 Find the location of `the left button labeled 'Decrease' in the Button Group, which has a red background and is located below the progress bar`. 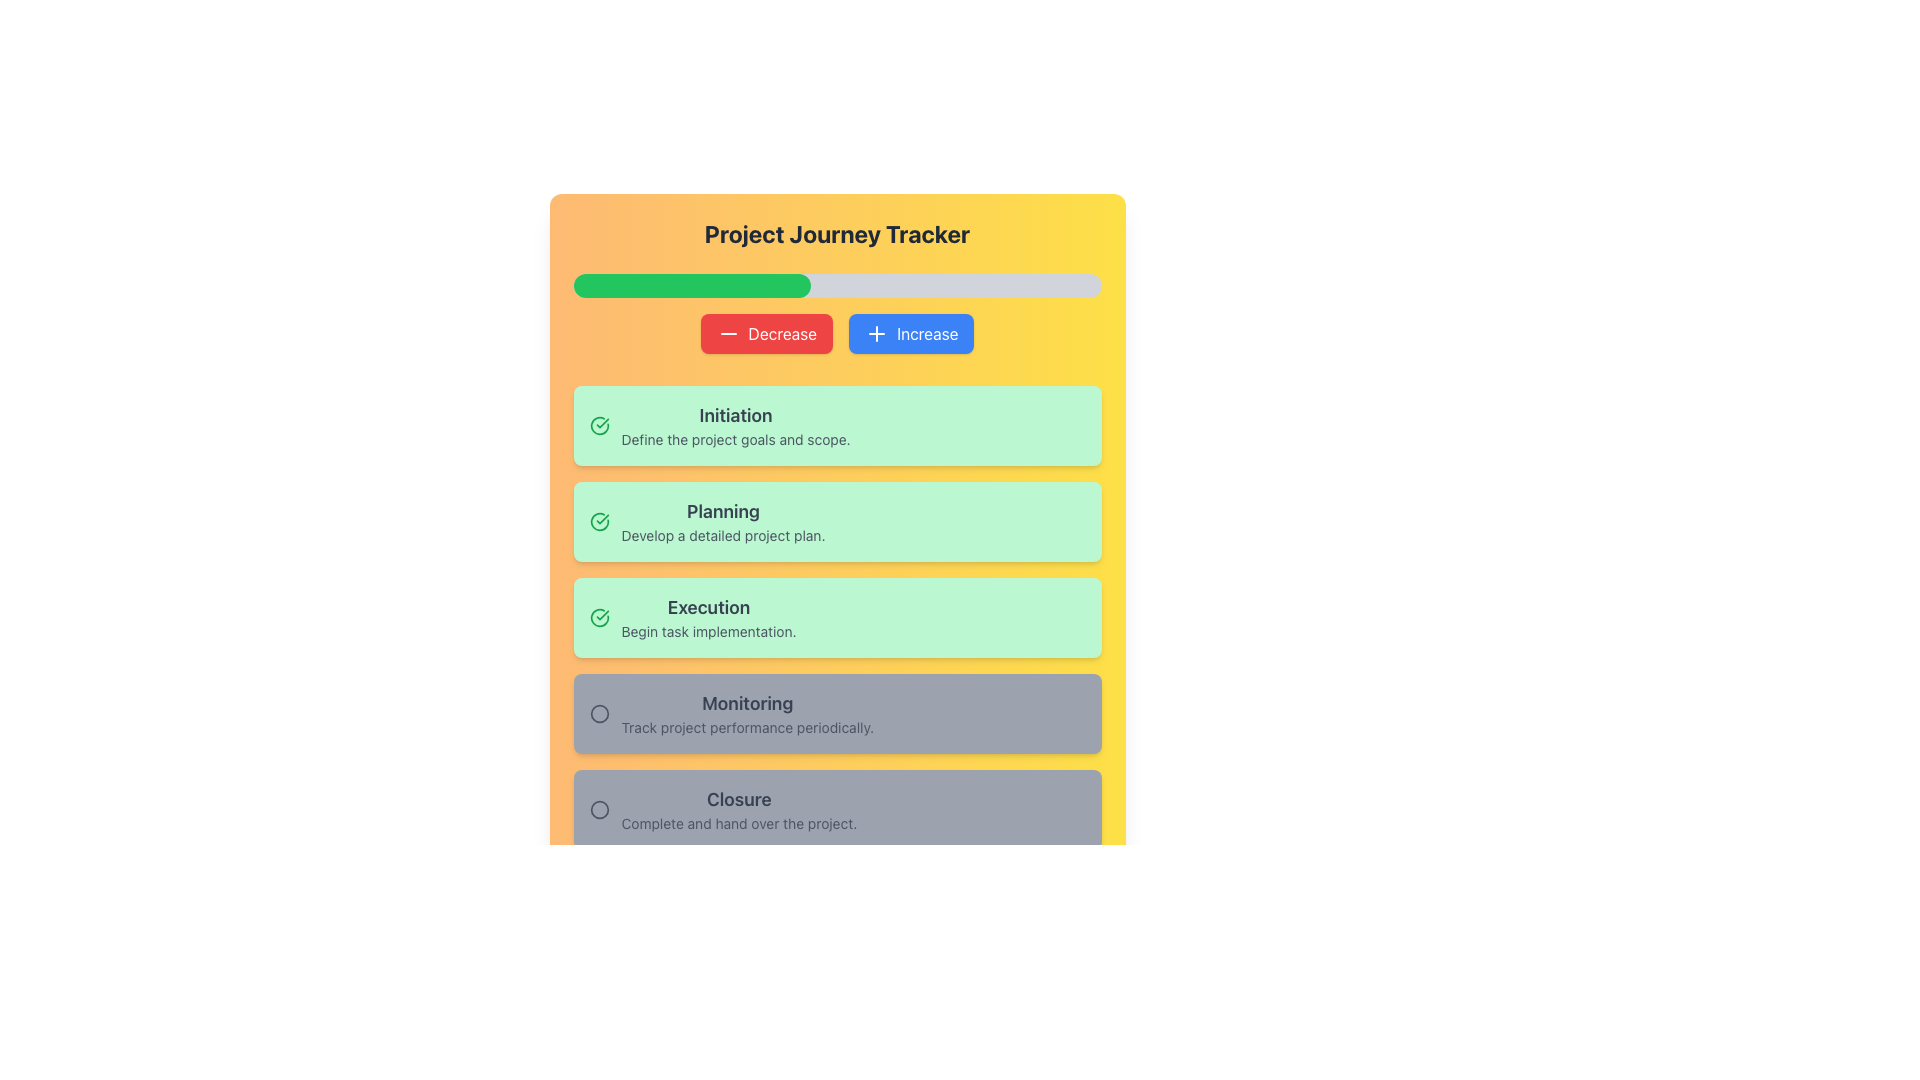

the left button labeled 'Decrease' in the Button Group, which has a red background and is located below the progress bar is located at coordinates (837, 333).